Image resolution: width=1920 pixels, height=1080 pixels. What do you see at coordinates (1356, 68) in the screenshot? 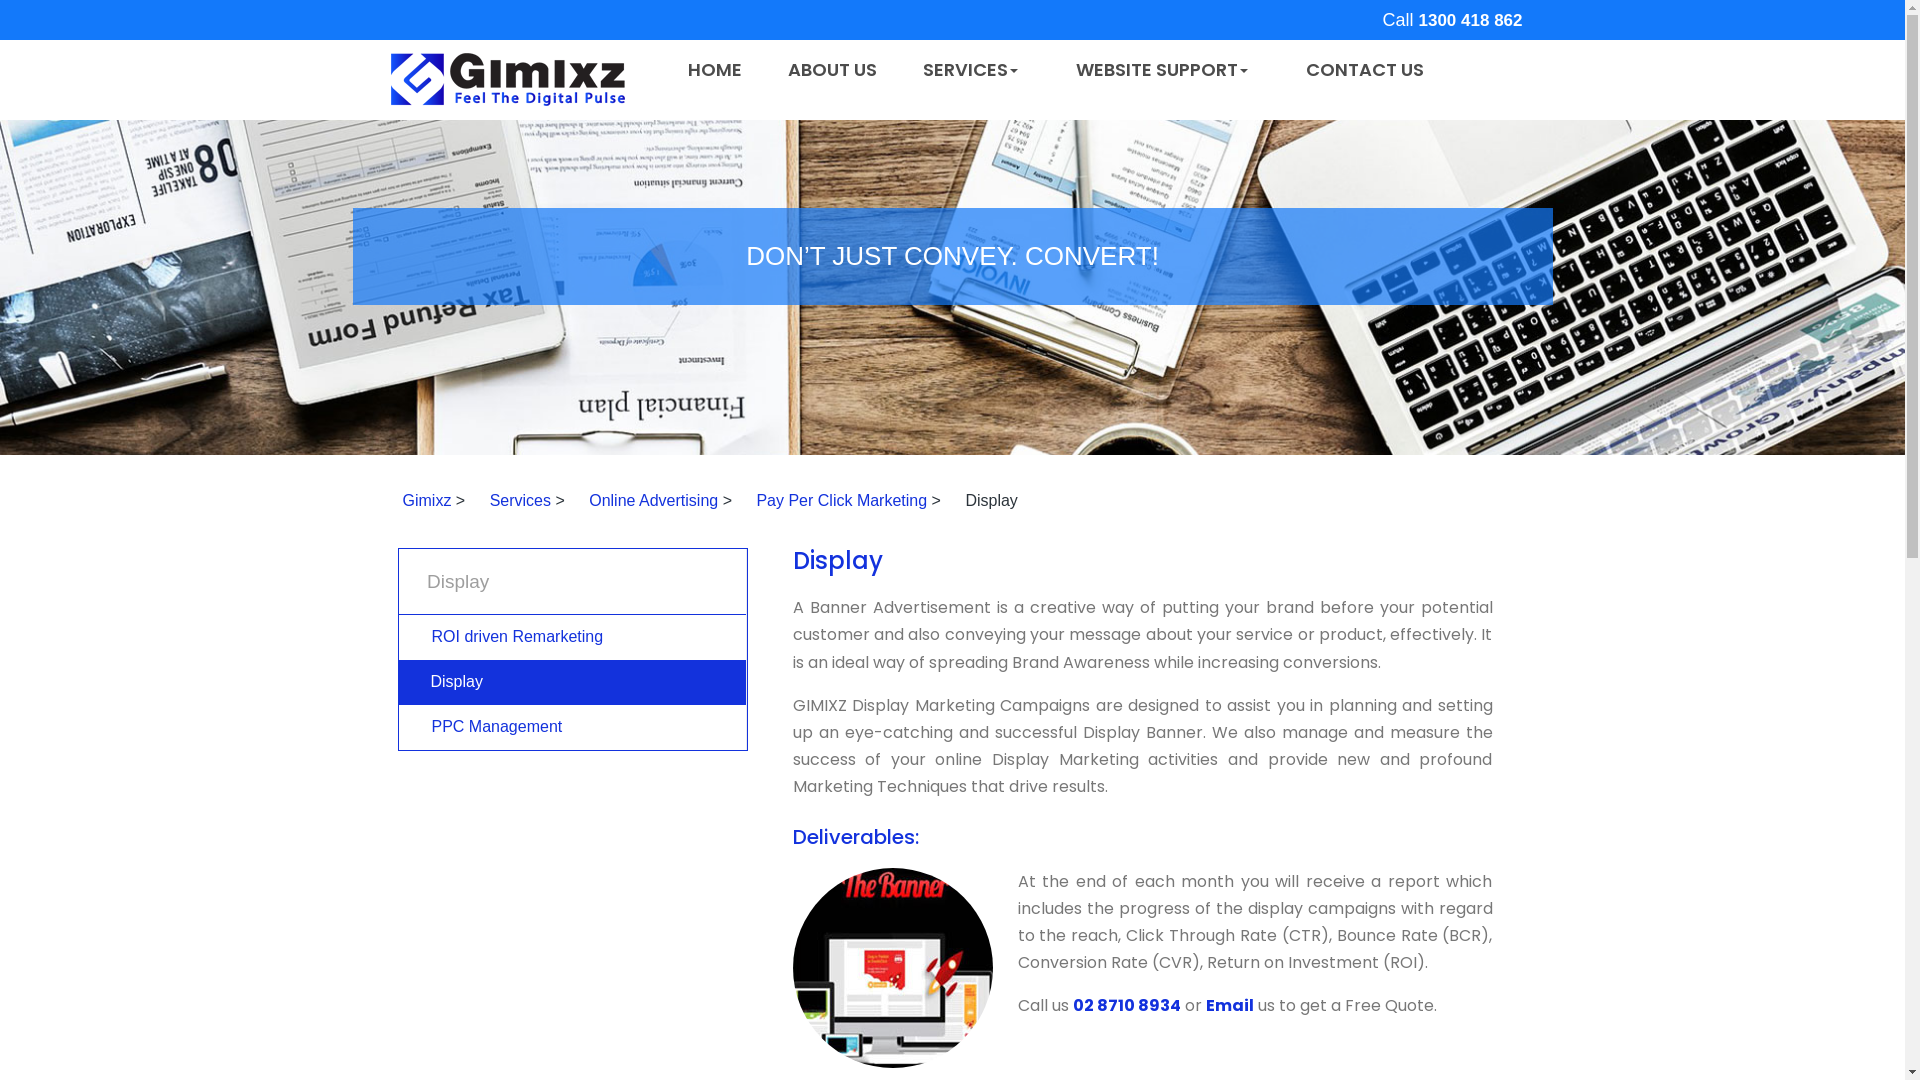
I see `'CONTACT US'` at bounding box center [1356, 68].